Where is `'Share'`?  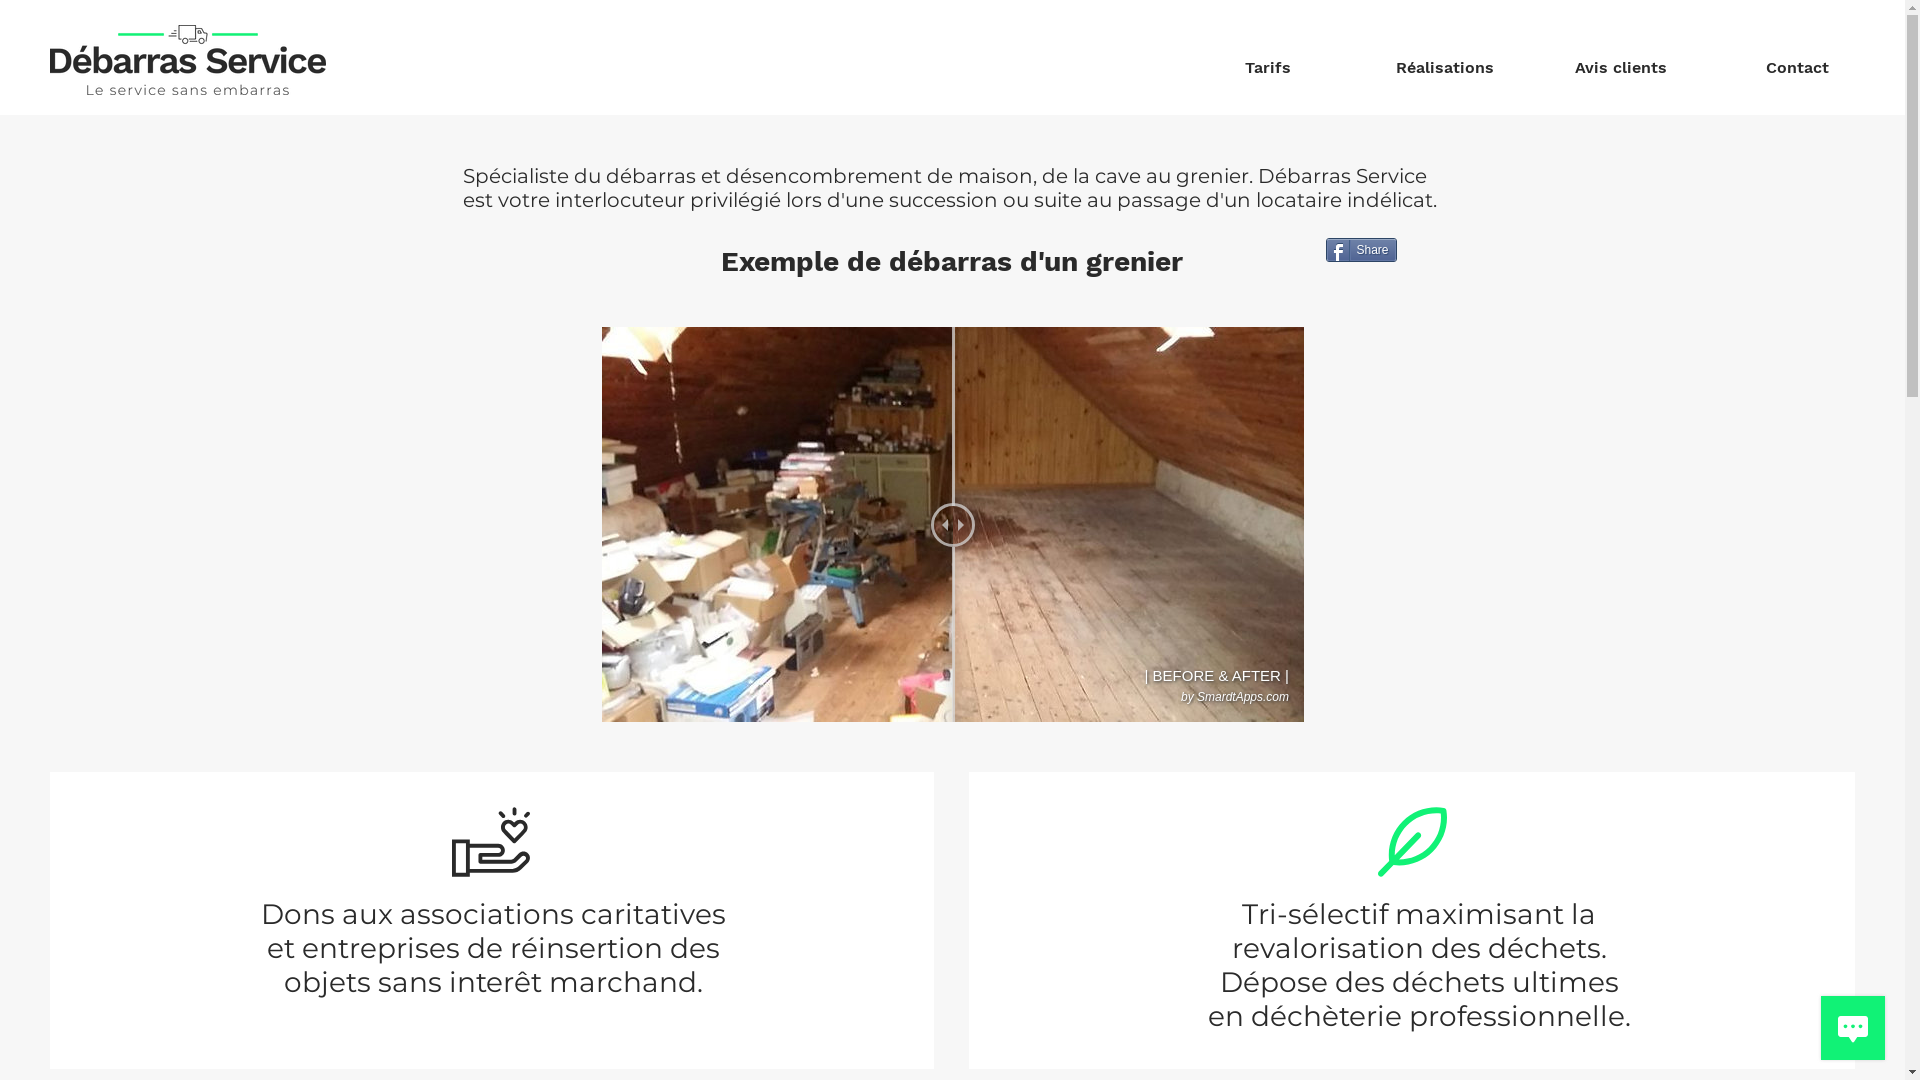 'Share' is located at coordinates (1325, 249).